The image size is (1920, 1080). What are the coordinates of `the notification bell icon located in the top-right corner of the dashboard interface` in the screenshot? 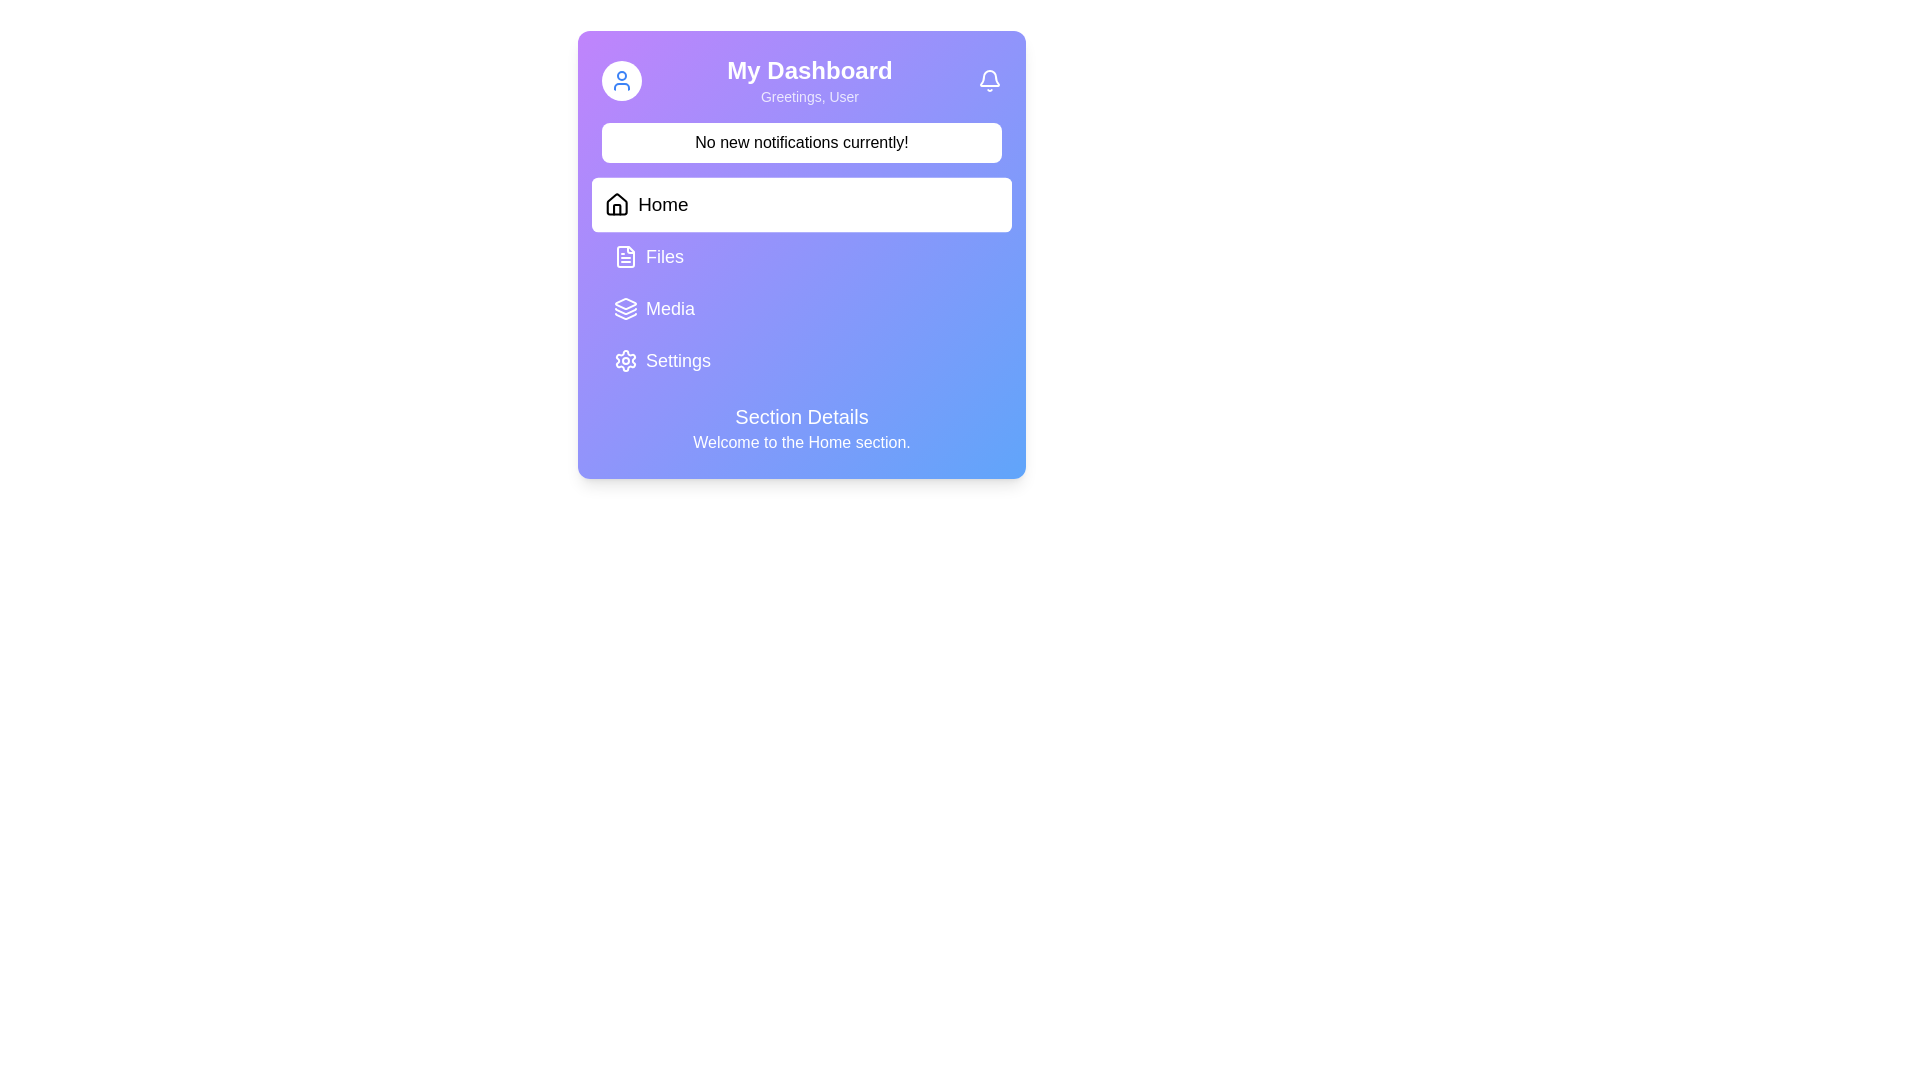 It's located at (989, 80).